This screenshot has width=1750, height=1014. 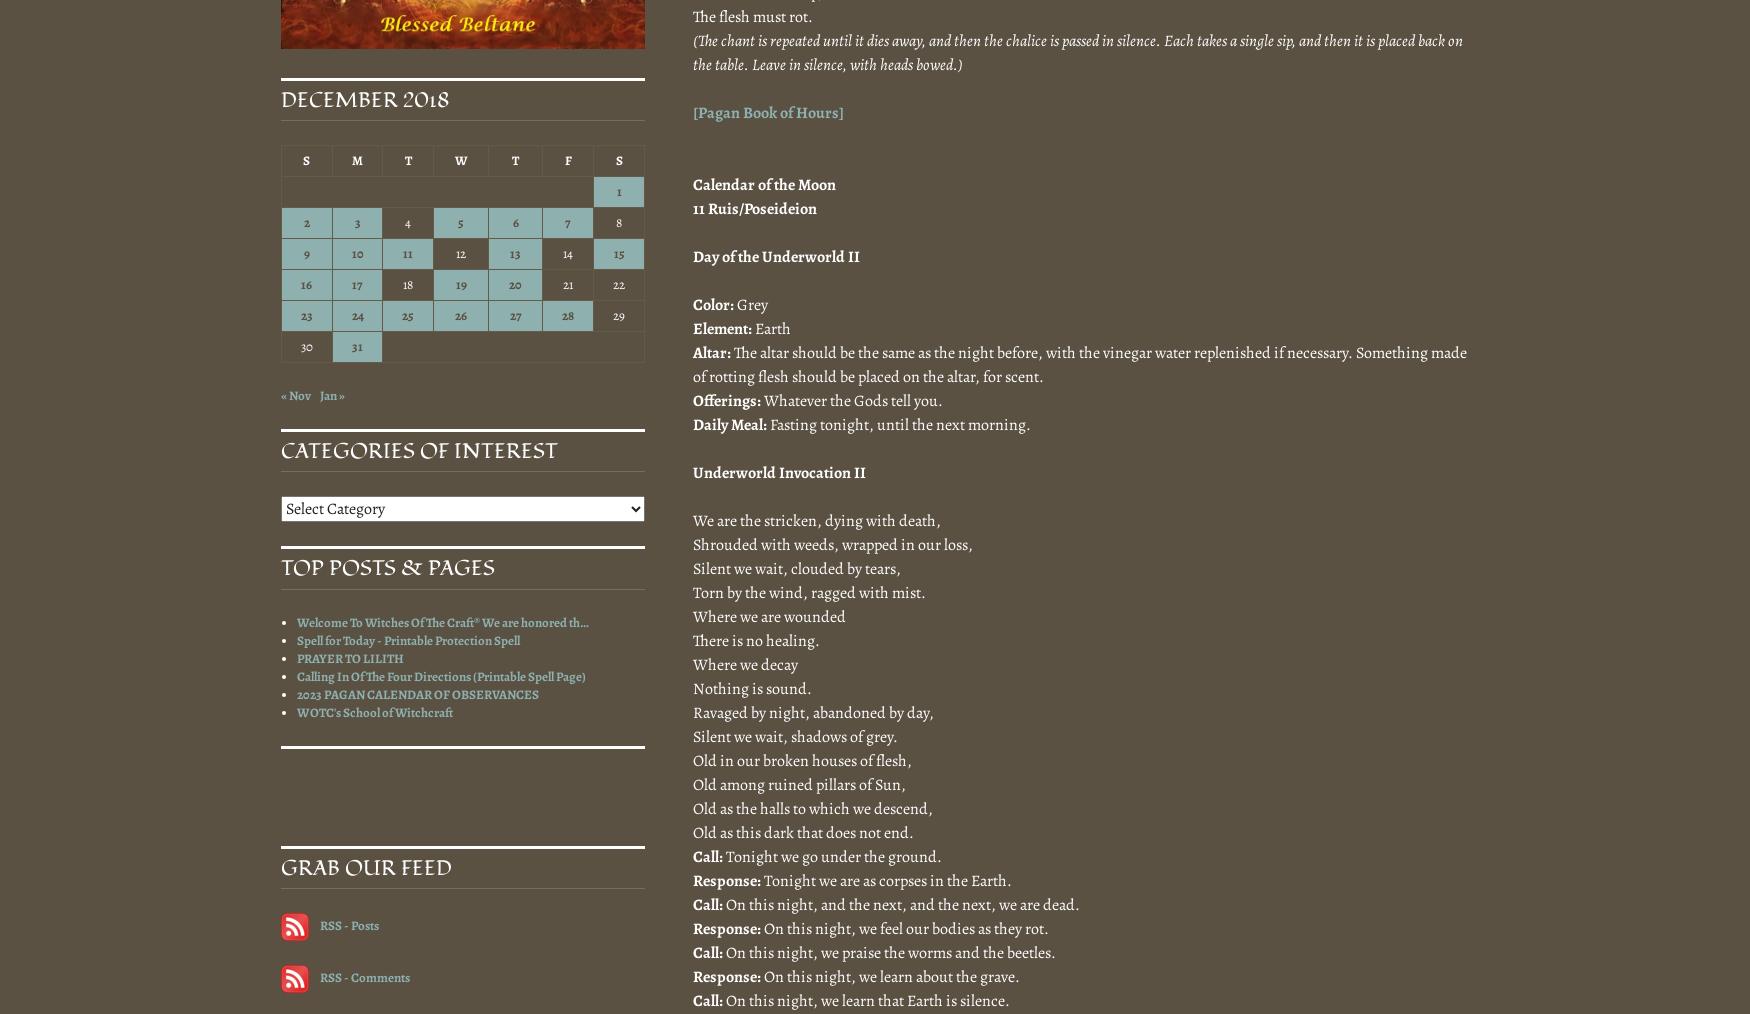 What do you see at coordinates (305, 345) in the screenshot?
I see `'30'` at bounding box center [305, 345].